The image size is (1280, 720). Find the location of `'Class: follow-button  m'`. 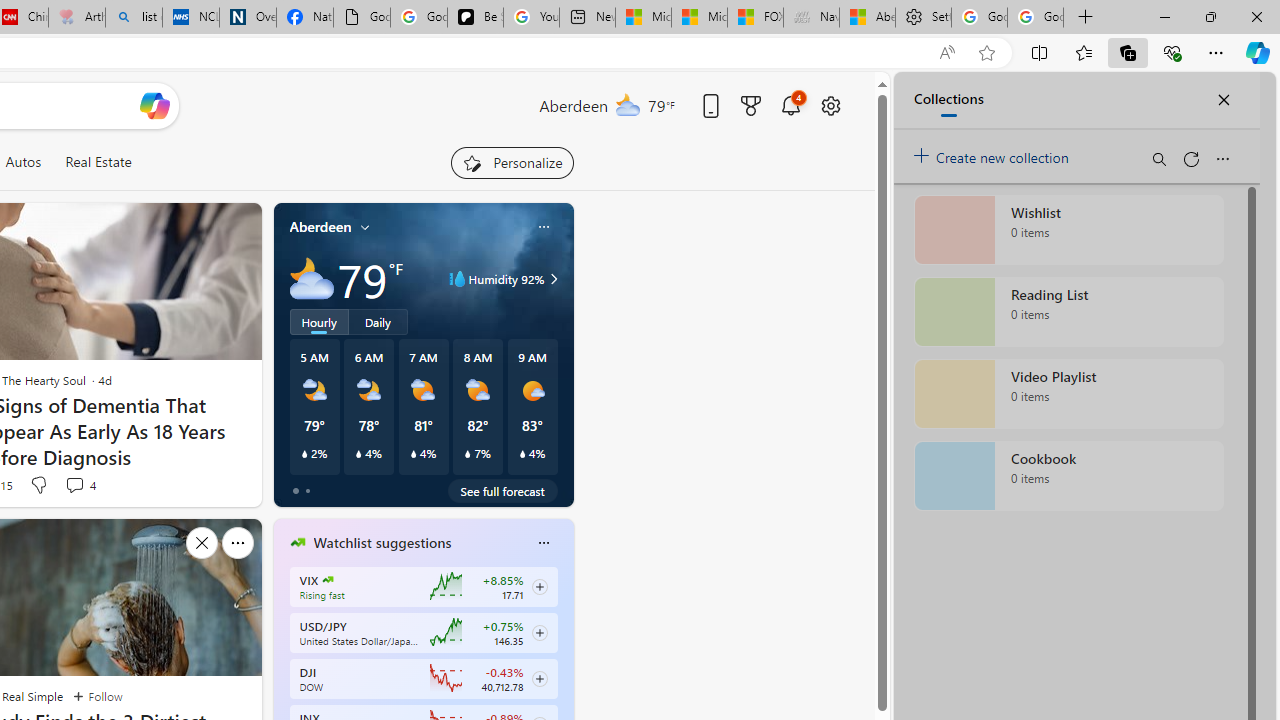

'Class: follow-button  m' is located at coordinates (539, 677).